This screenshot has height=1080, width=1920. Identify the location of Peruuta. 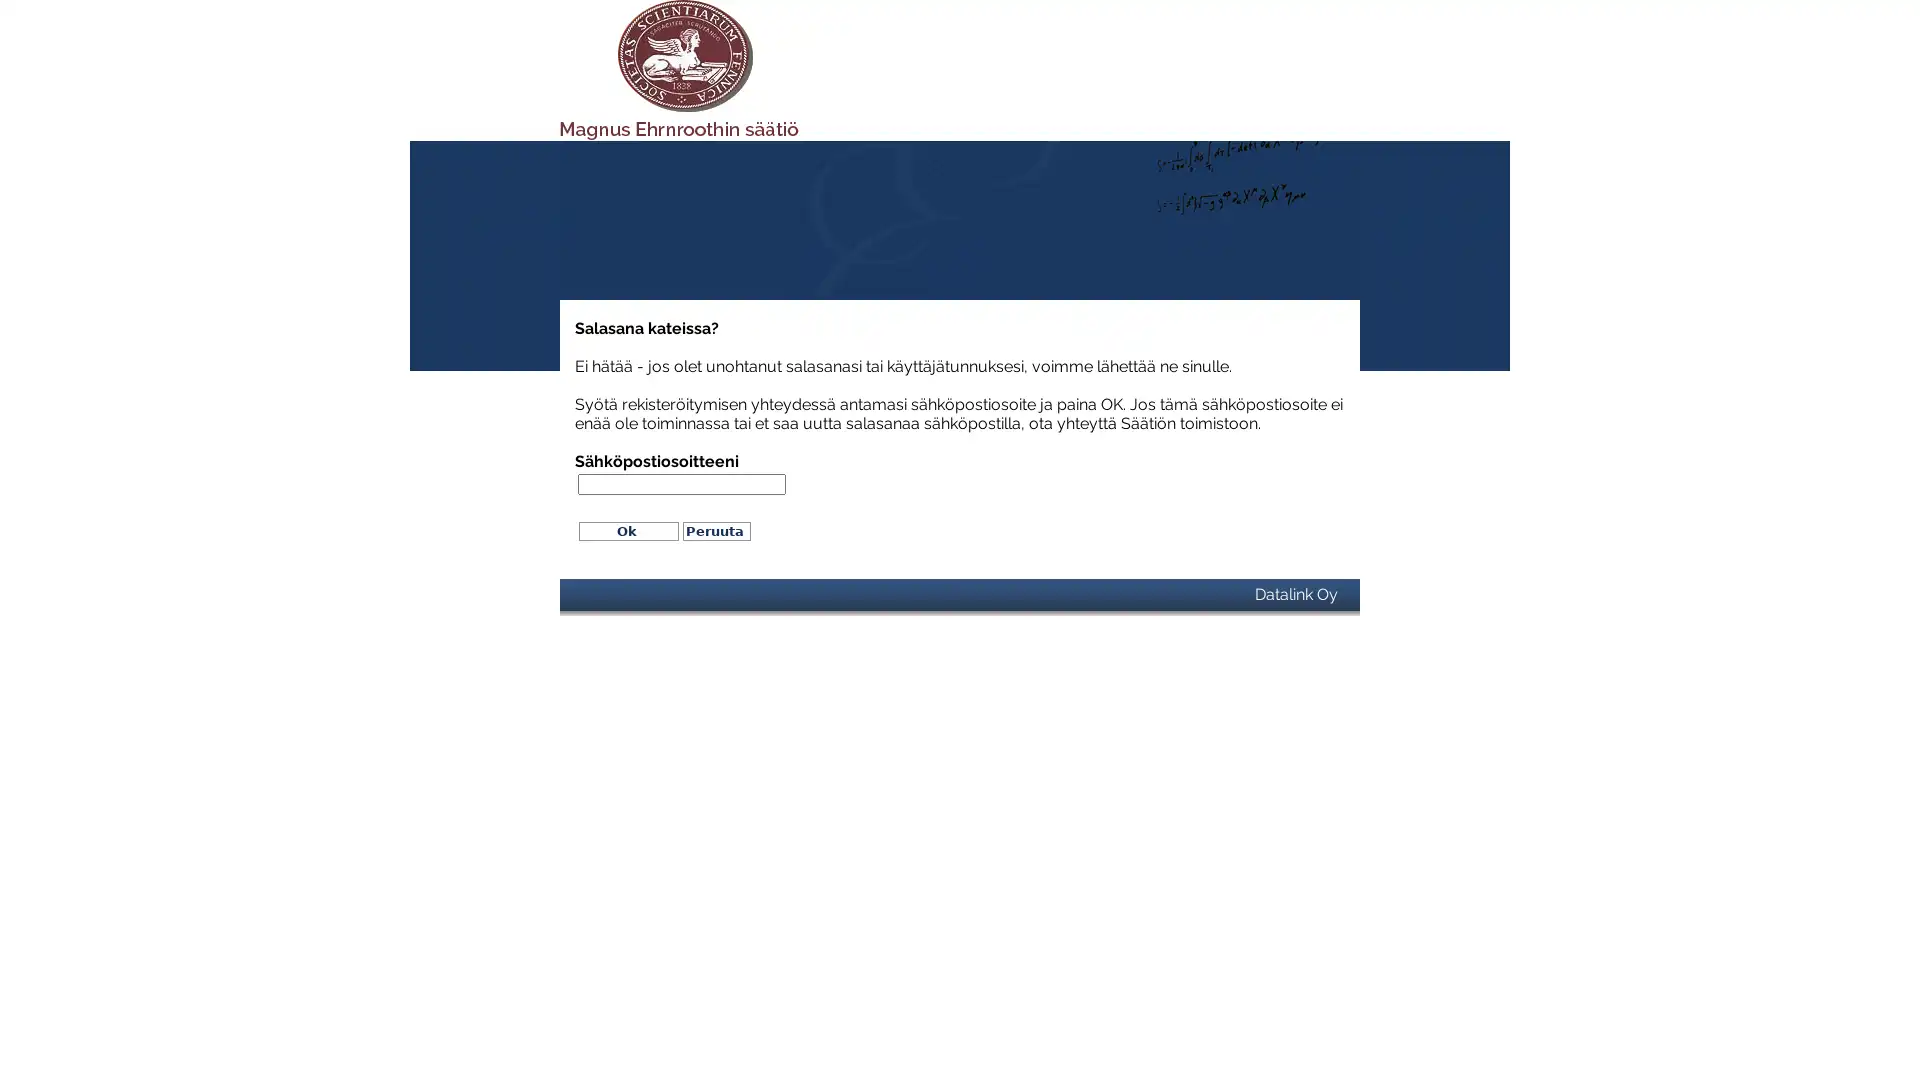
(716, 530).